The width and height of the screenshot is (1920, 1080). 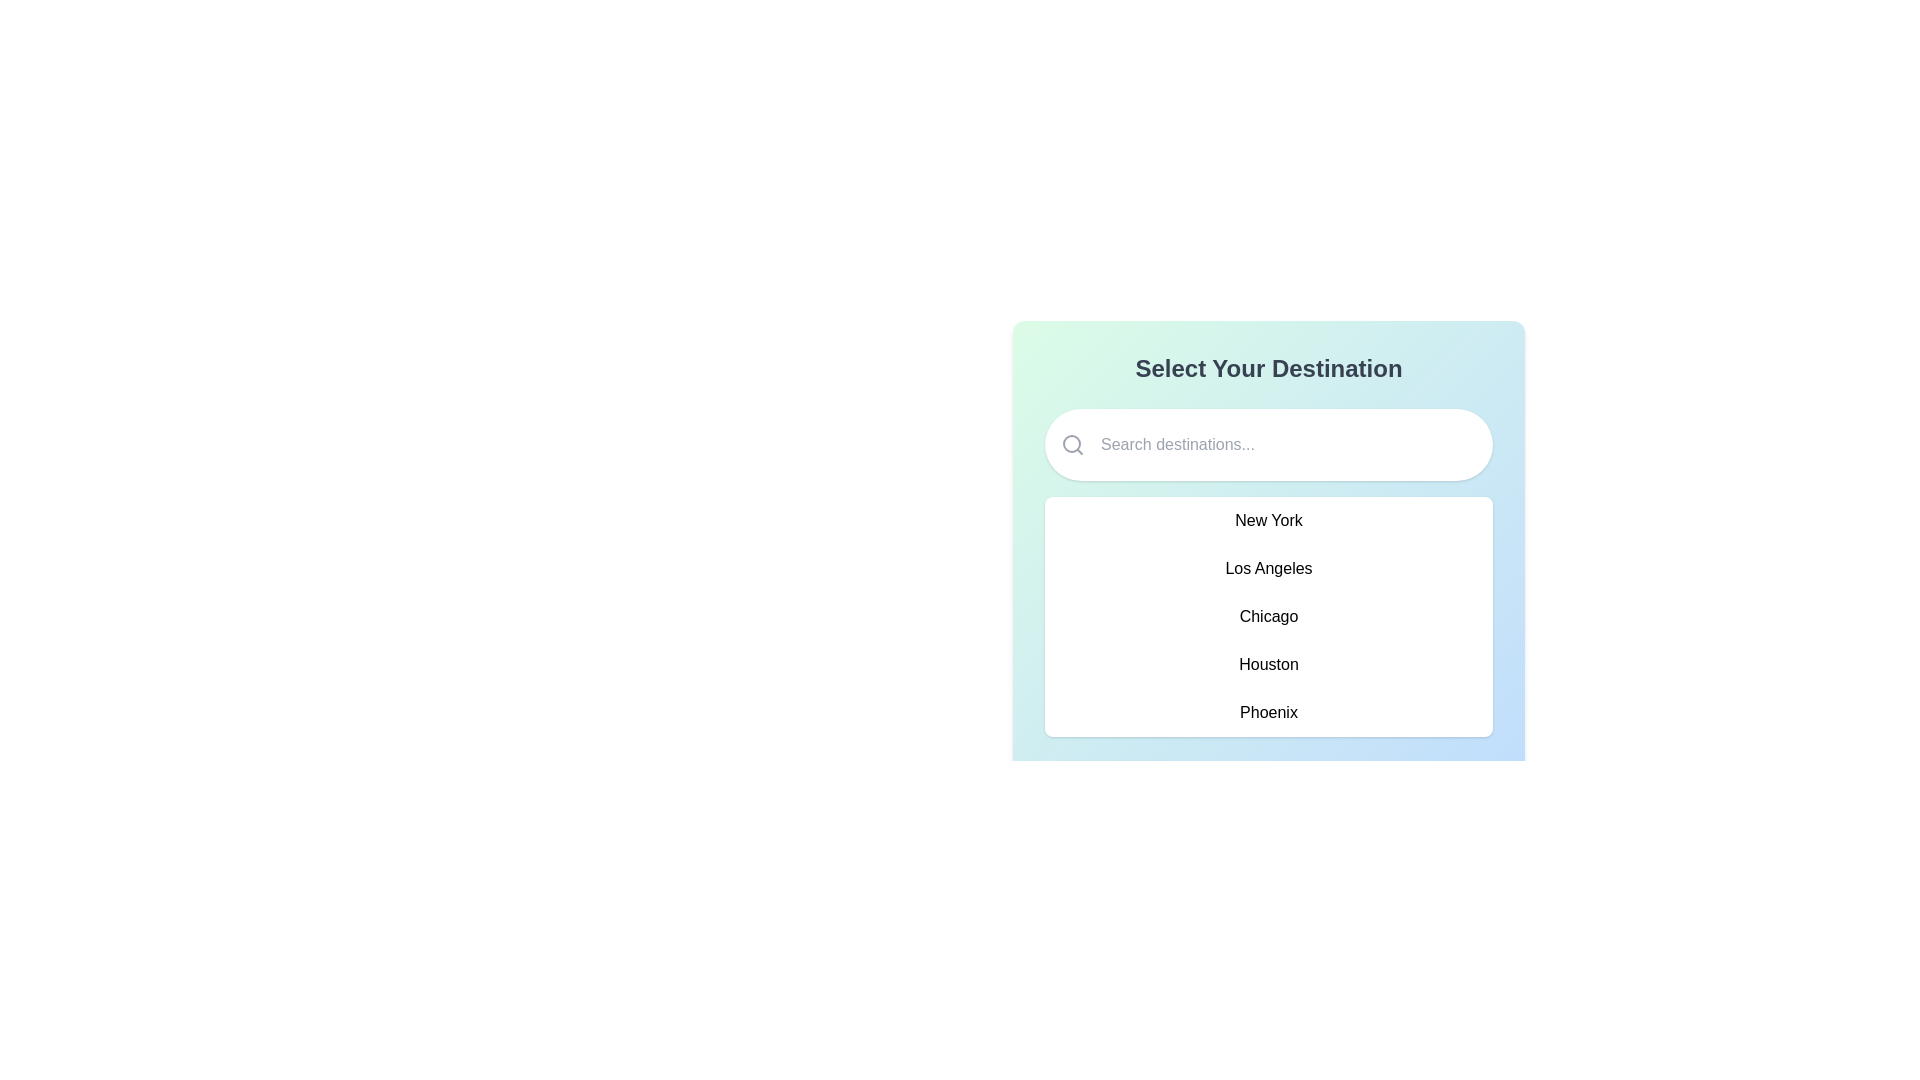 I want to click on the 'Los Angeles' clickable list item, so click(x=1267, y=569).